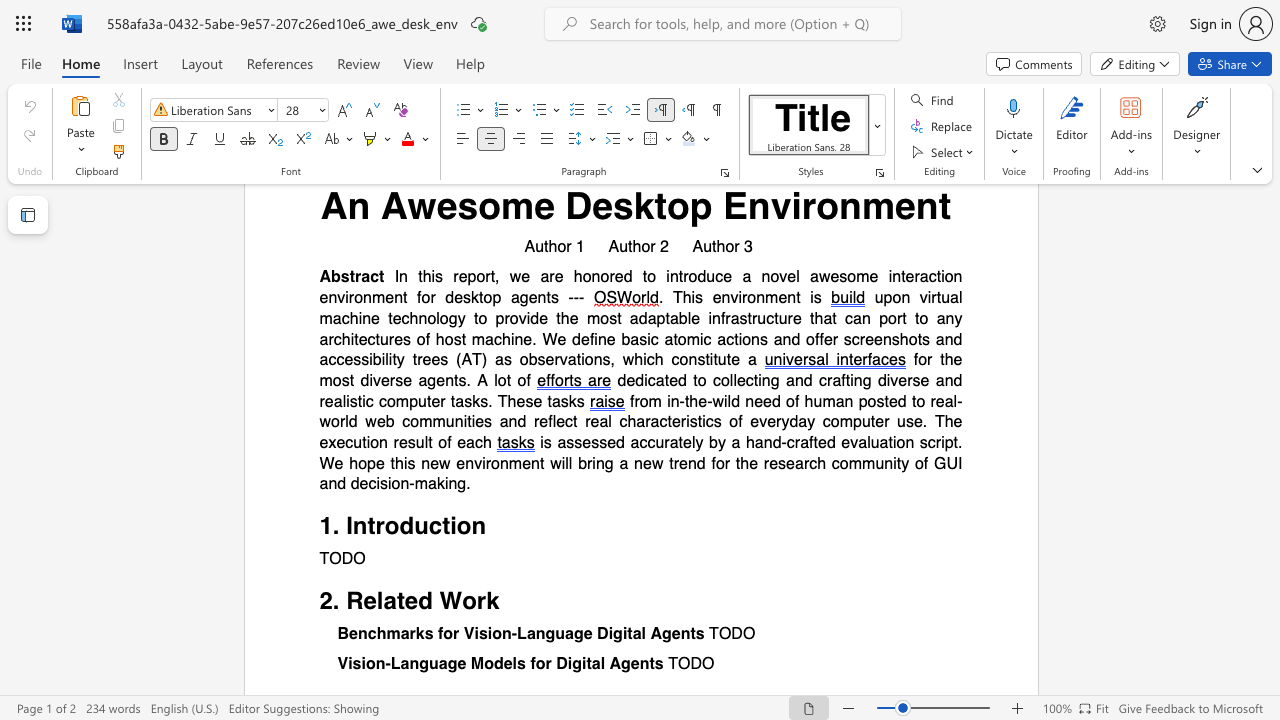 The image size is (1280, 720). What do you see at coordinates (494, 380) in the screenshot?
I see `the subset text "lot o" within the text "for the most diverse agents. A lot of"` at bounding box center [494, 380].